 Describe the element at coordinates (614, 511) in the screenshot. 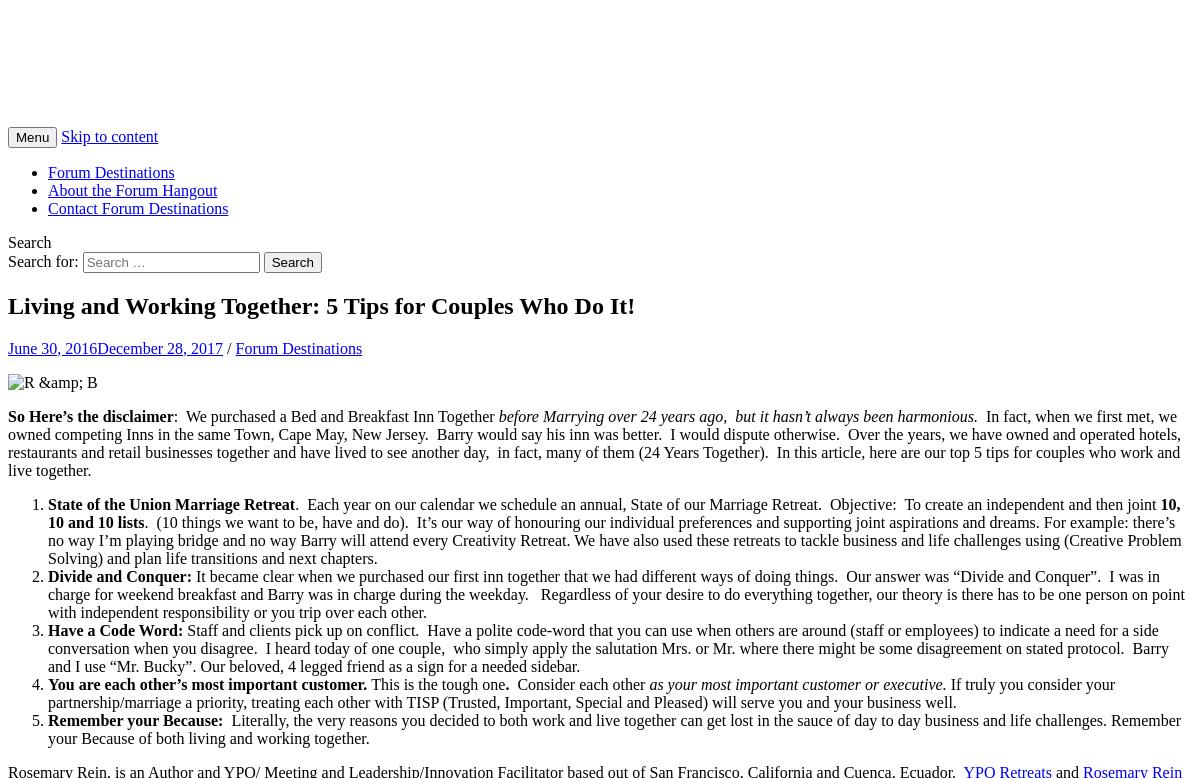

I see `'10, 10 and 10 lists'` at that location.